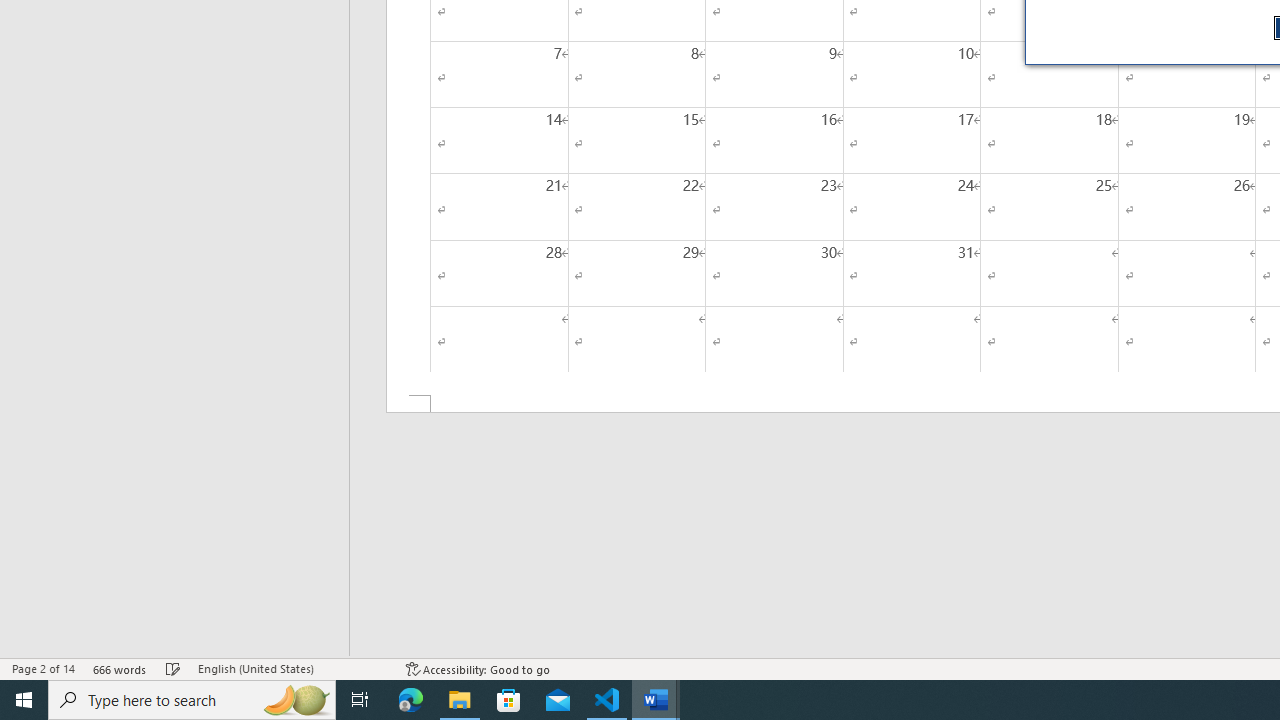 This screenshot has width=1280, height=720. Describe the element at coordinates (24, 698) in the screenshot. I see `'Start'` at that location.